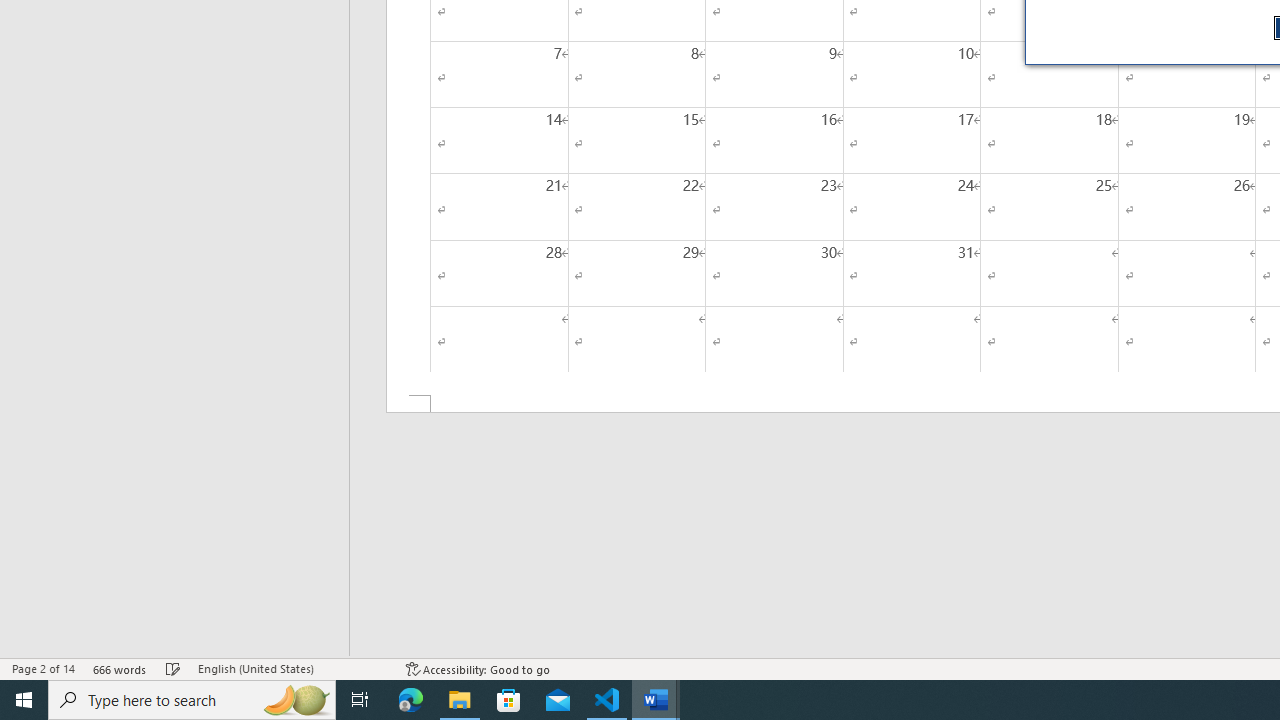 This screenshot has width=1280, height=720. Describe the element at coordinates (24, 698) in the screenshot. I see `'Start'` at that location.